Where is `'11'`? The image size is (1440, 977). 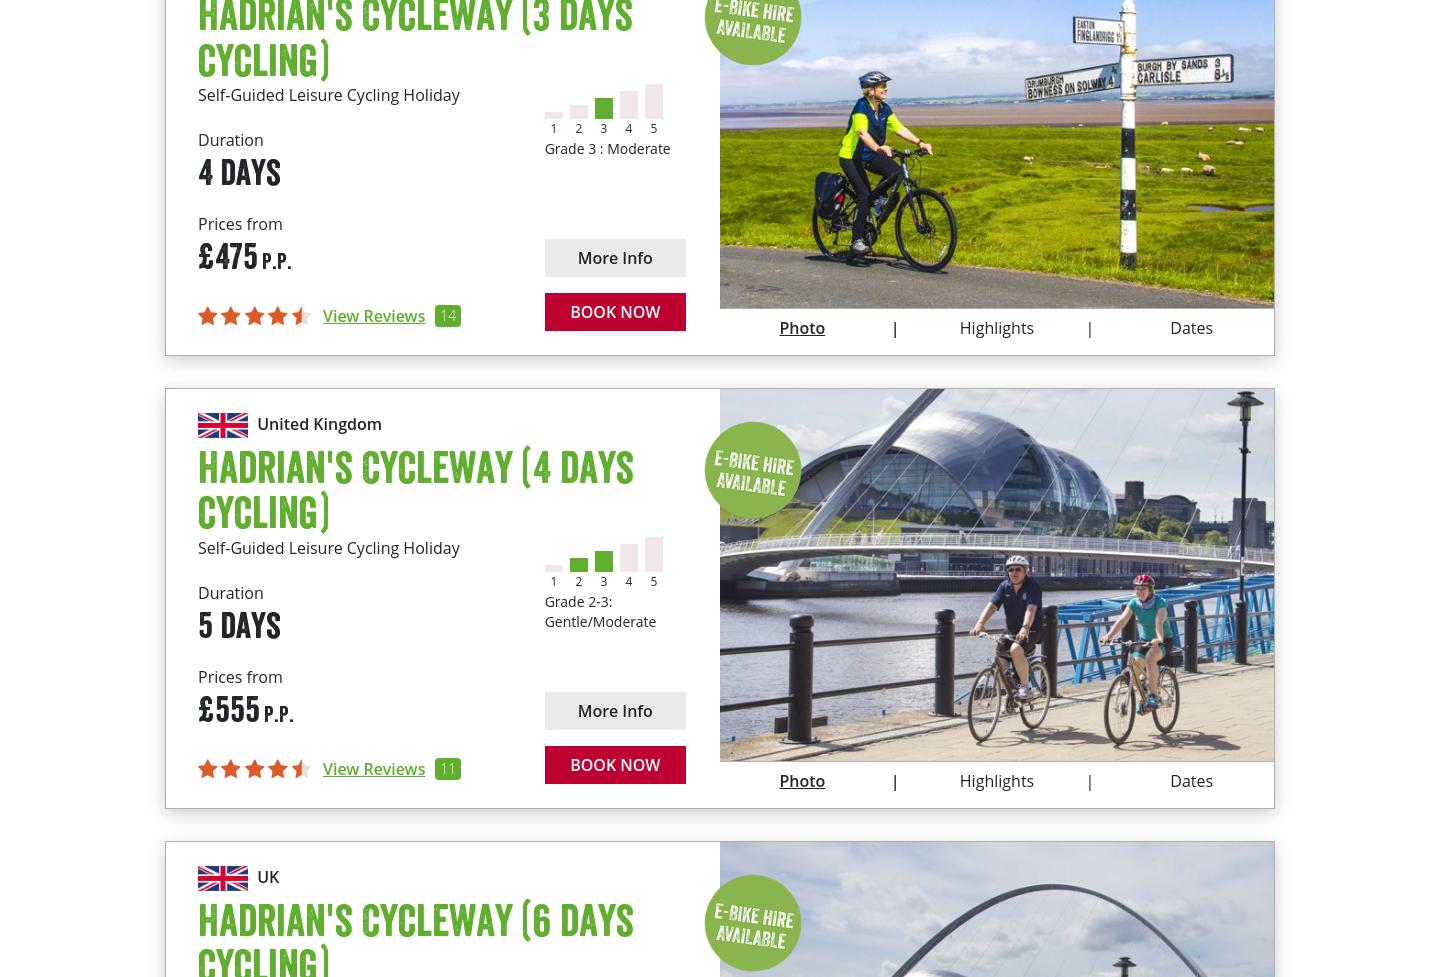
'11' is located at coordinates (440, 767).